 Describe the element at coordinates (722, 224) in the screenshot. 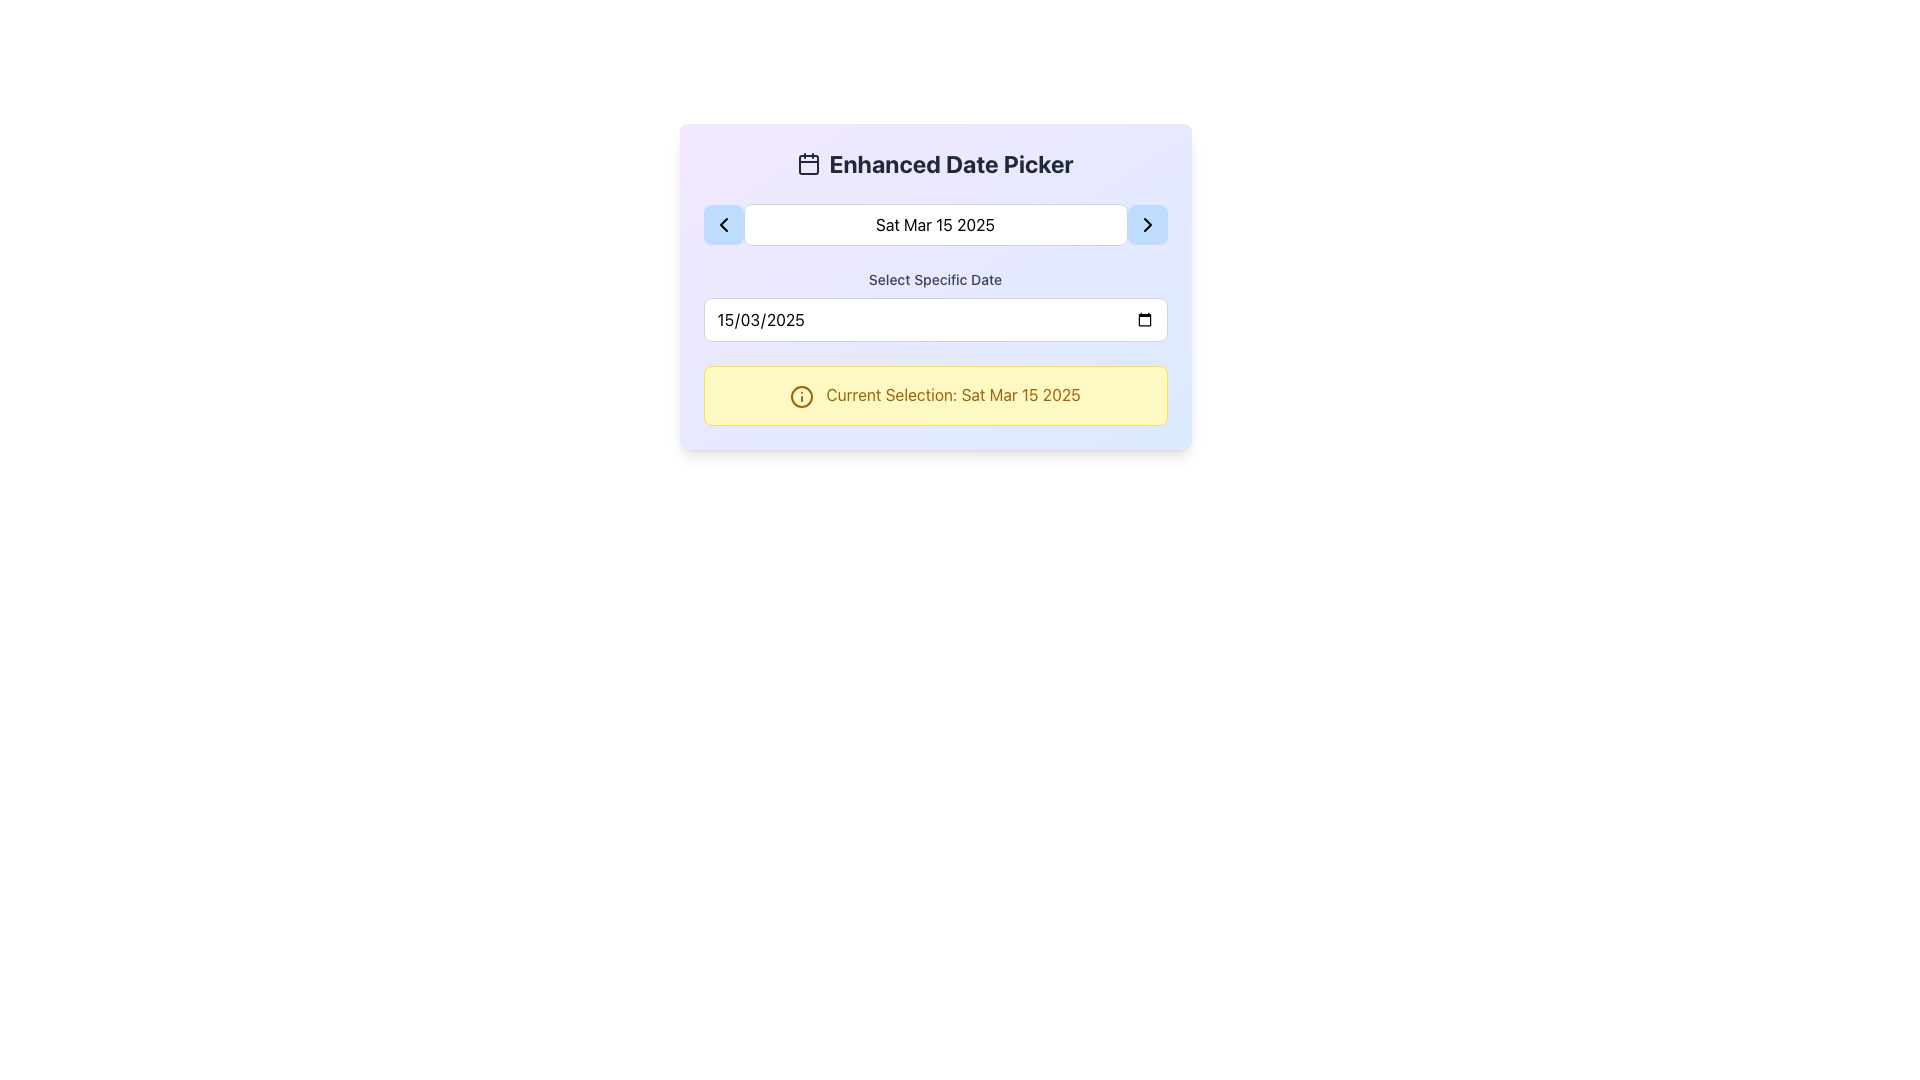

I see `the small, left-facing chevron arrow button with a light blue background, located to the left of the white date display area` at that location.